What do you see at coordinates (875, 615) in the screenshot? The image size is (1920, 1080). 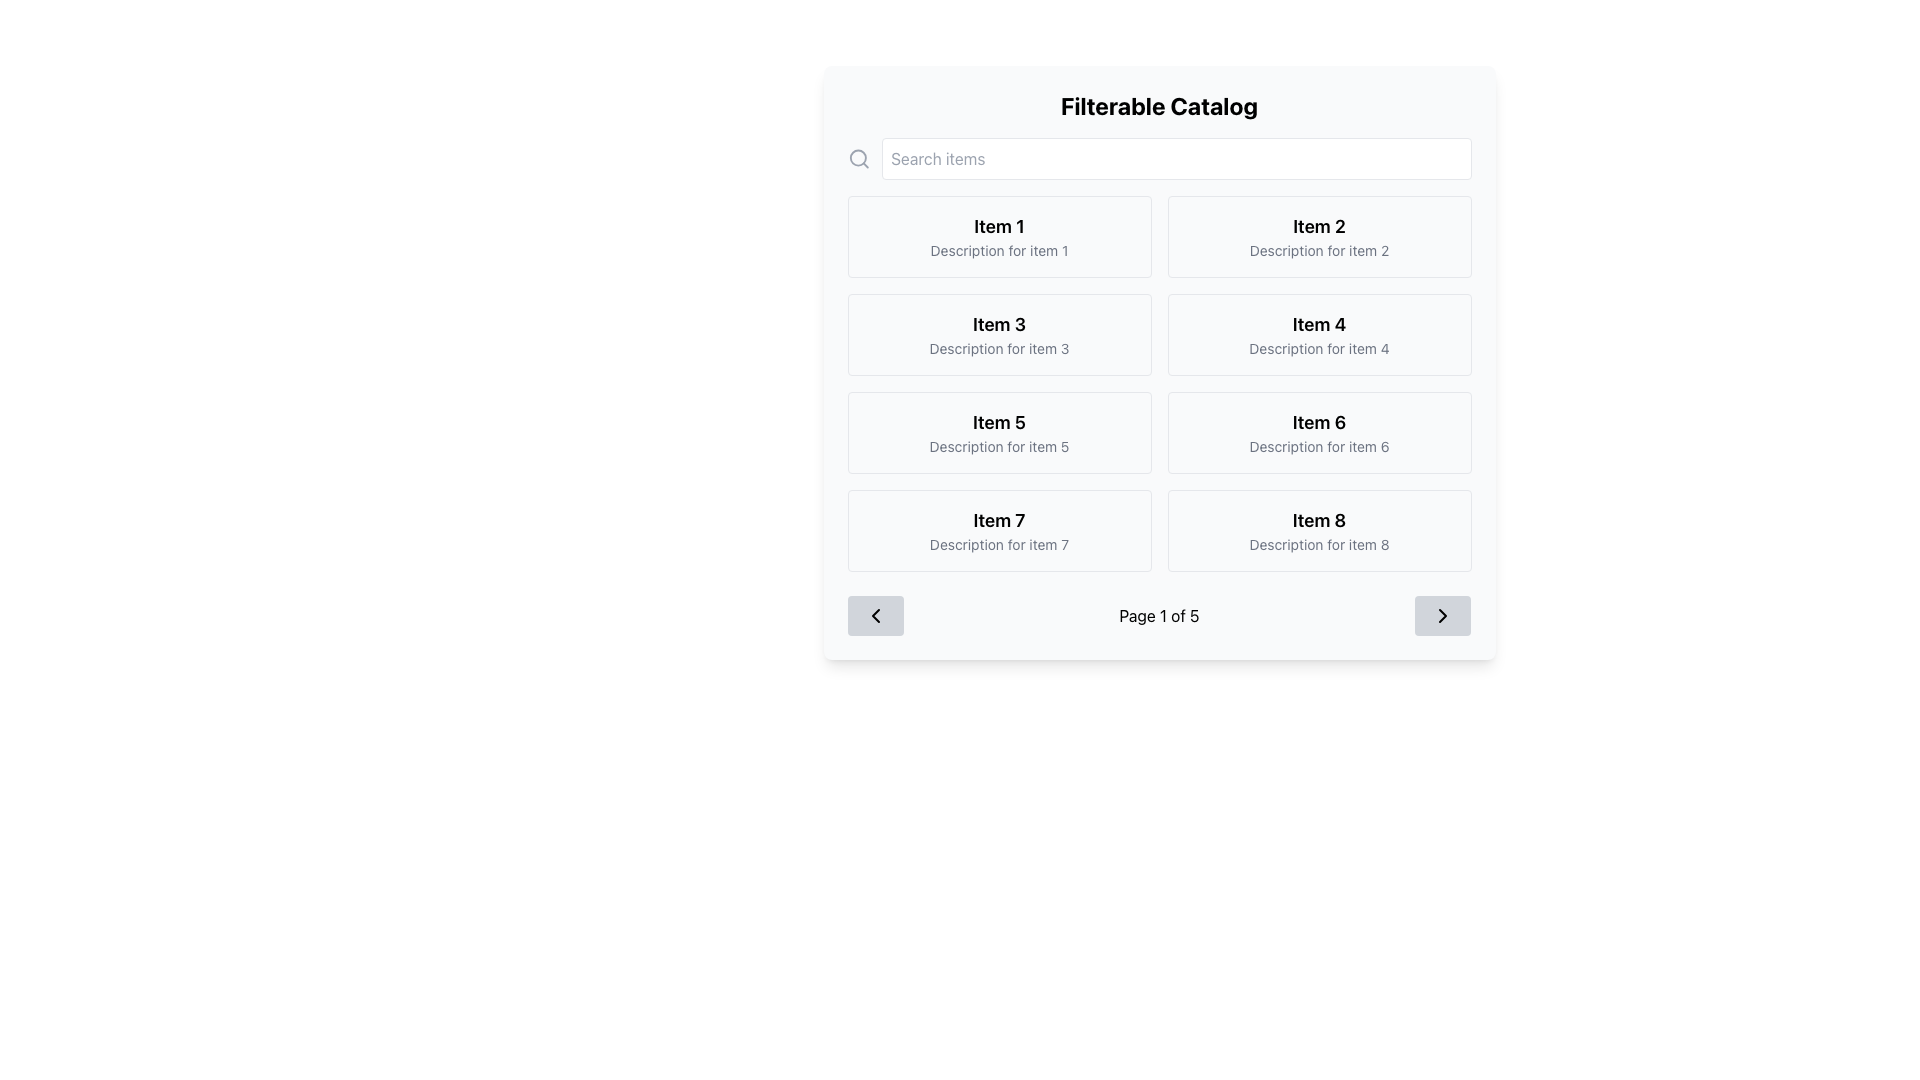 I see `the left navigation icon located inside a gray rounded rectangular button at the bottom-left corner of the layout` at bounding box center [875, 615].